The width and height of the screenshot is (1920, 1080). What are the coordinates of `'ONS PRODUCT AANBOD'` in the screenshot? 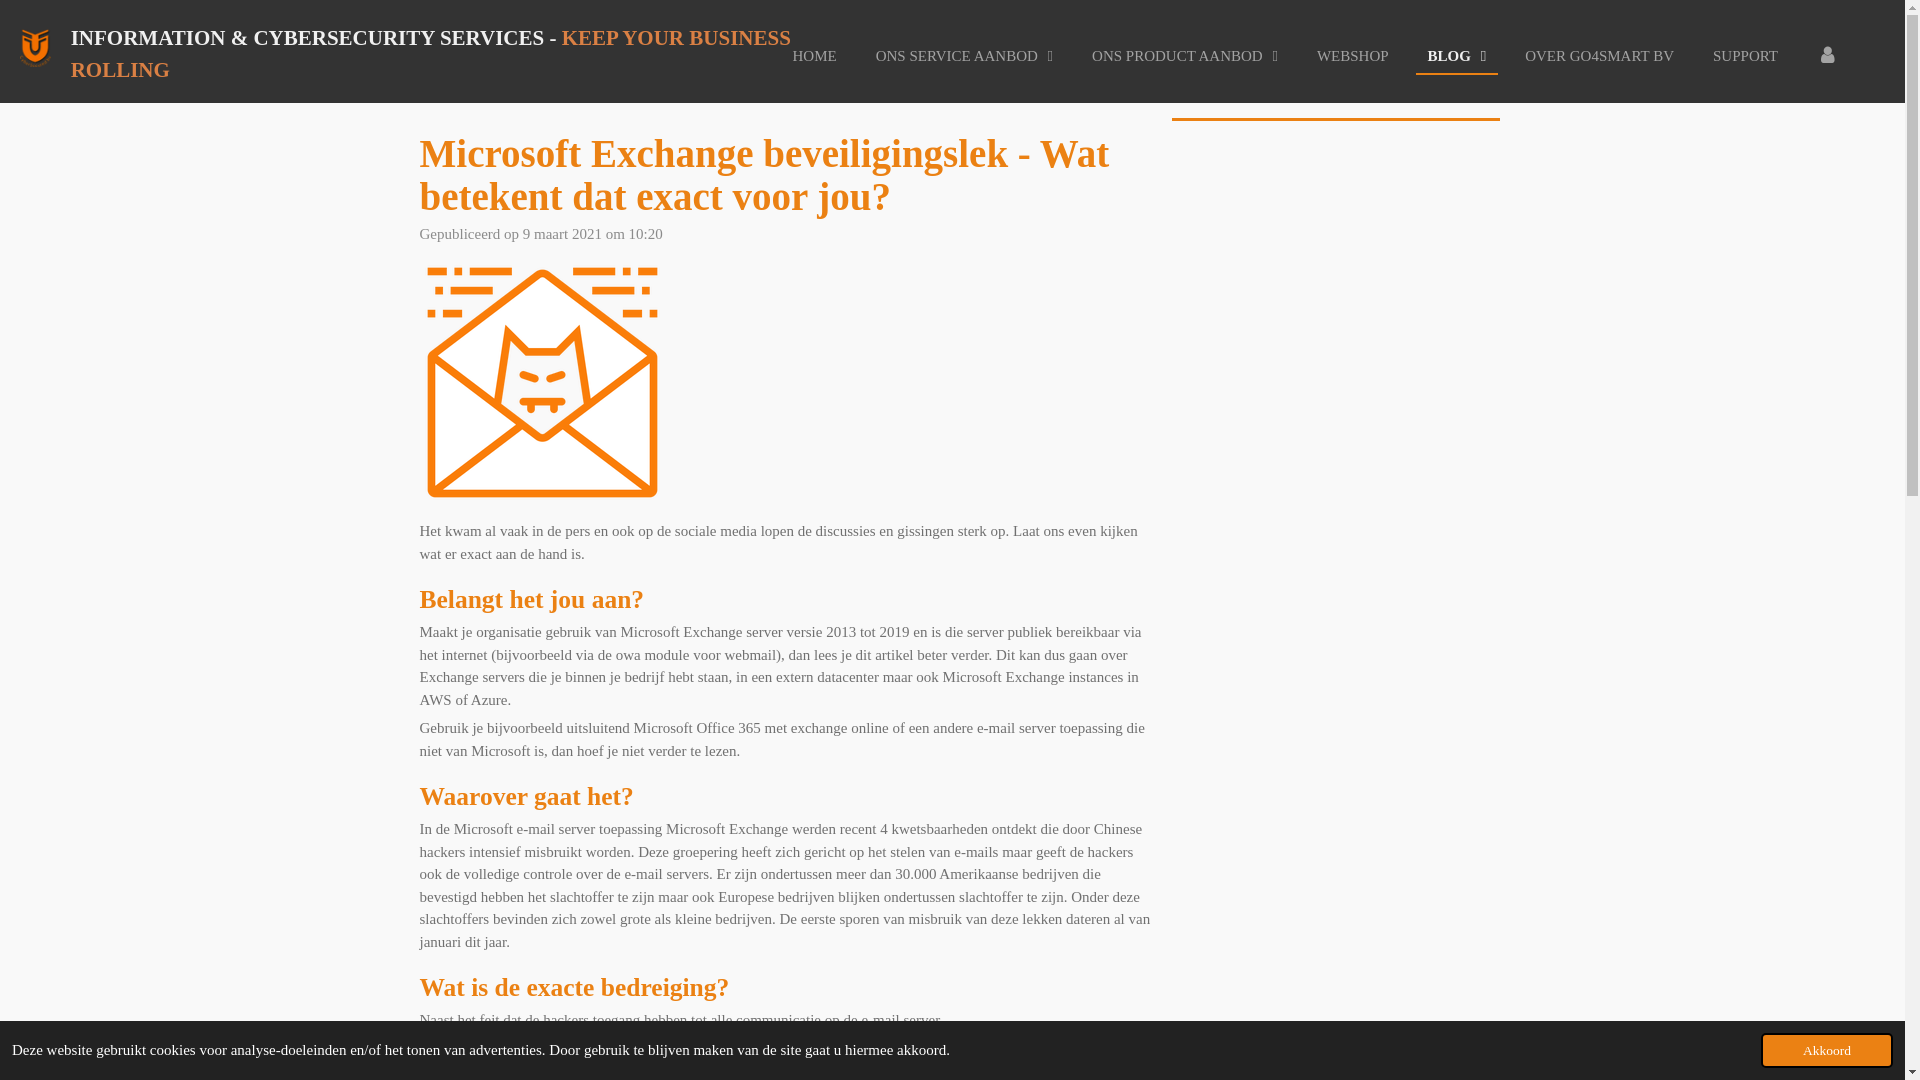 It's located at (1079, 55).